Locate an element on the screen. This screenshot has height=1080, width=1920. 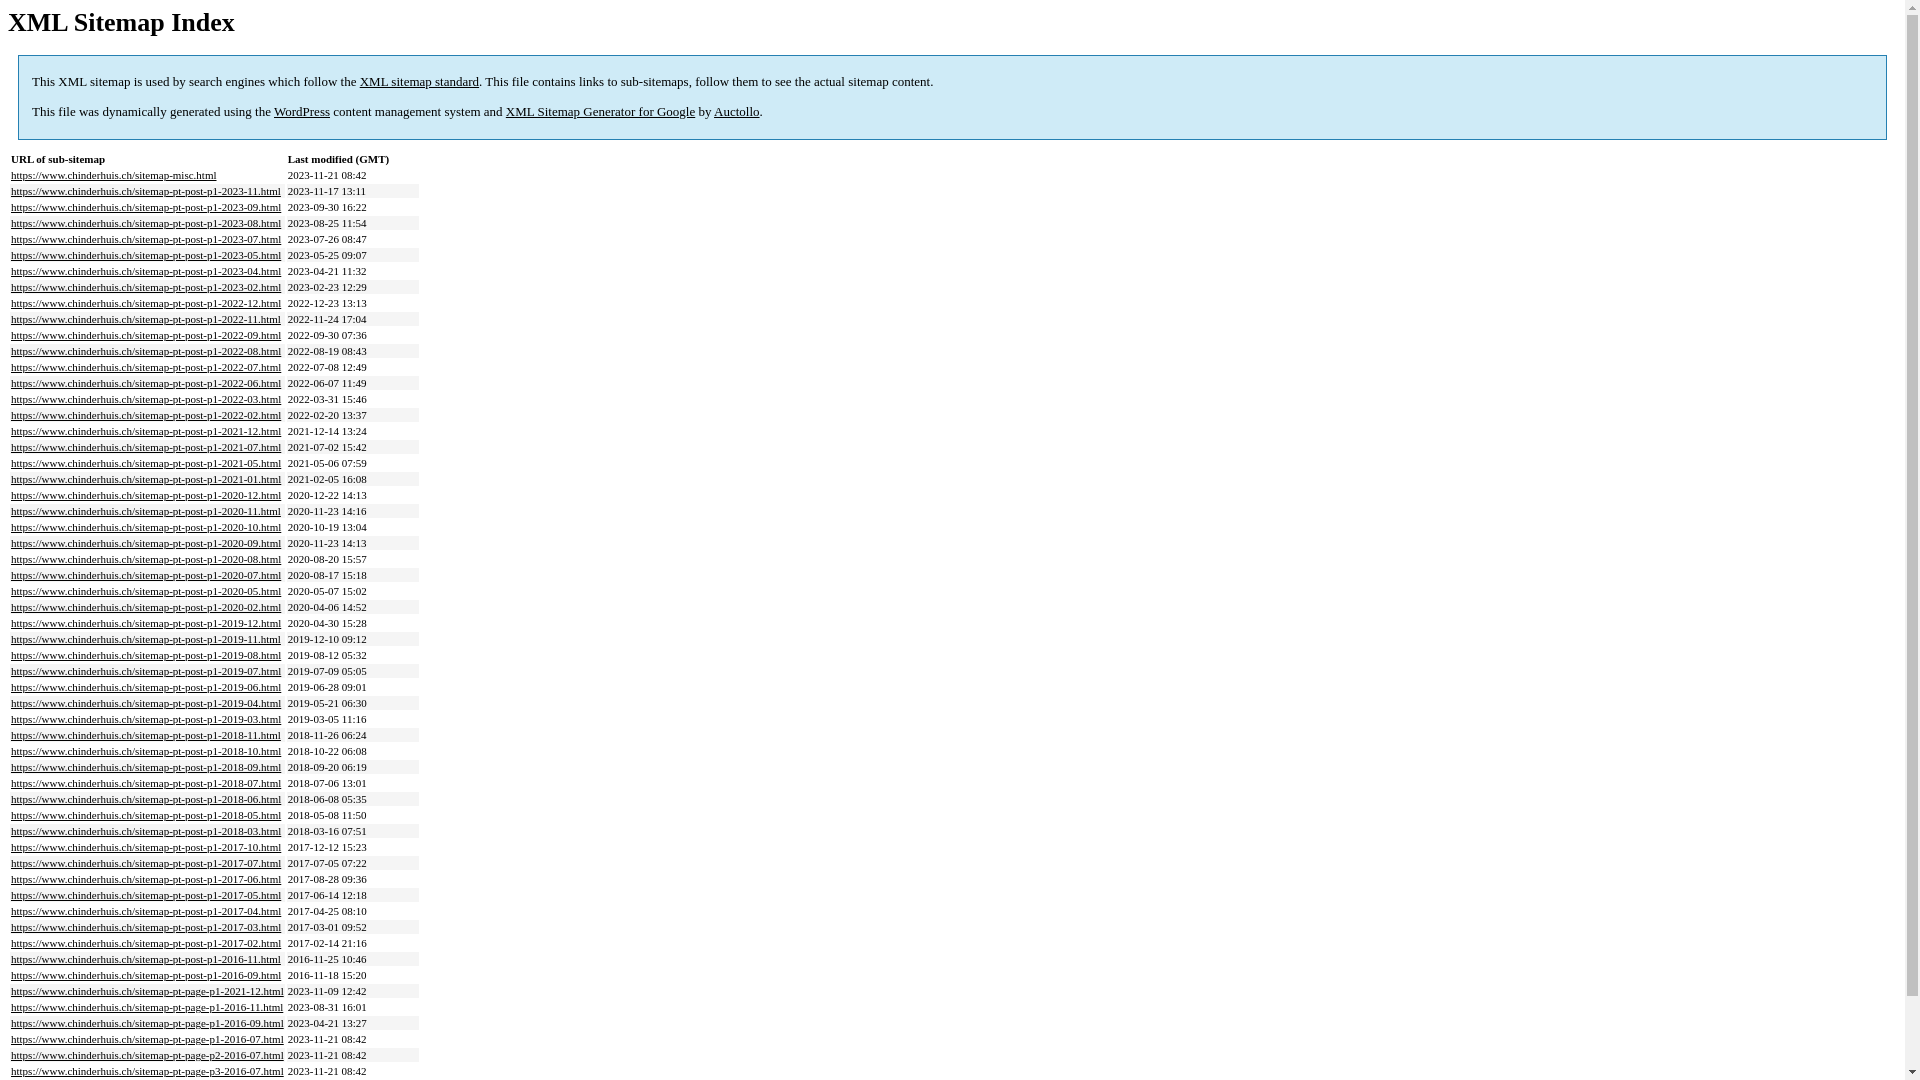
'https://www.chinderhuis.ch/sitemap-pt-post-p1-2018-03.html' is located at coordinates (144, 830).